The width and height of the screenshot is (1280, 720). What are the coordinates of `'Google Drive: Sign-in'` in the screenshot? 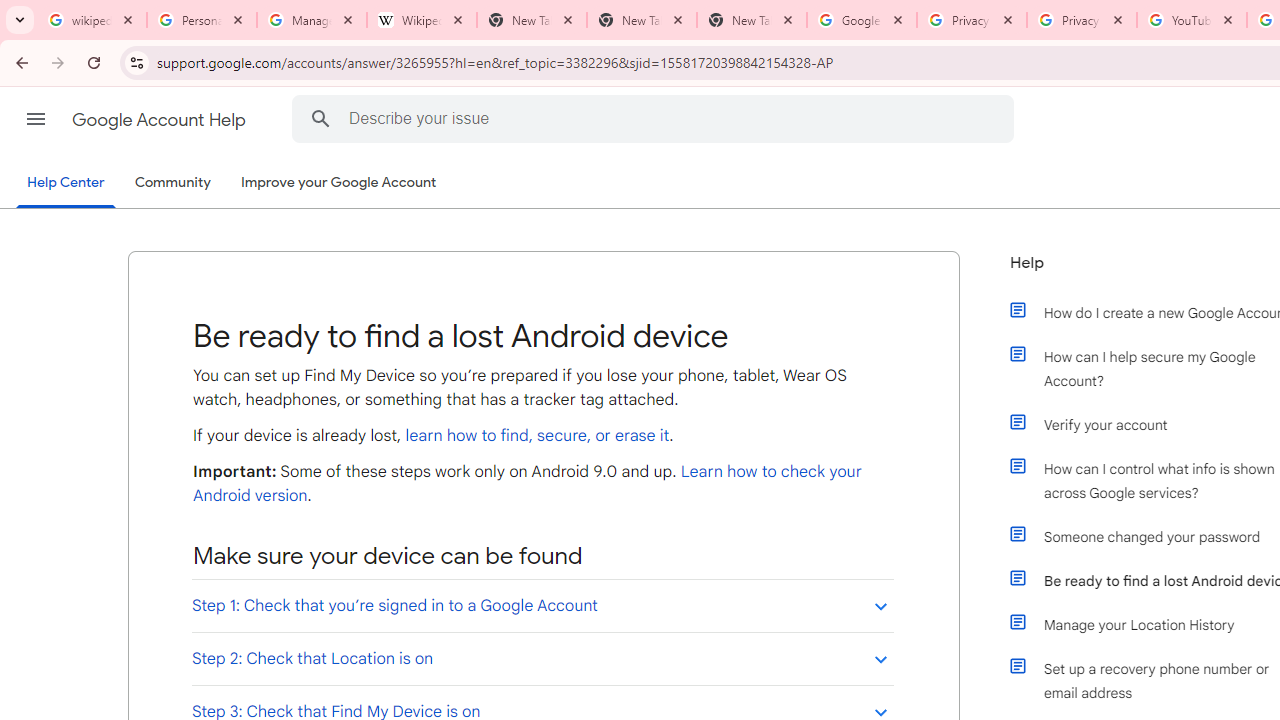 It's located at (861, 20).